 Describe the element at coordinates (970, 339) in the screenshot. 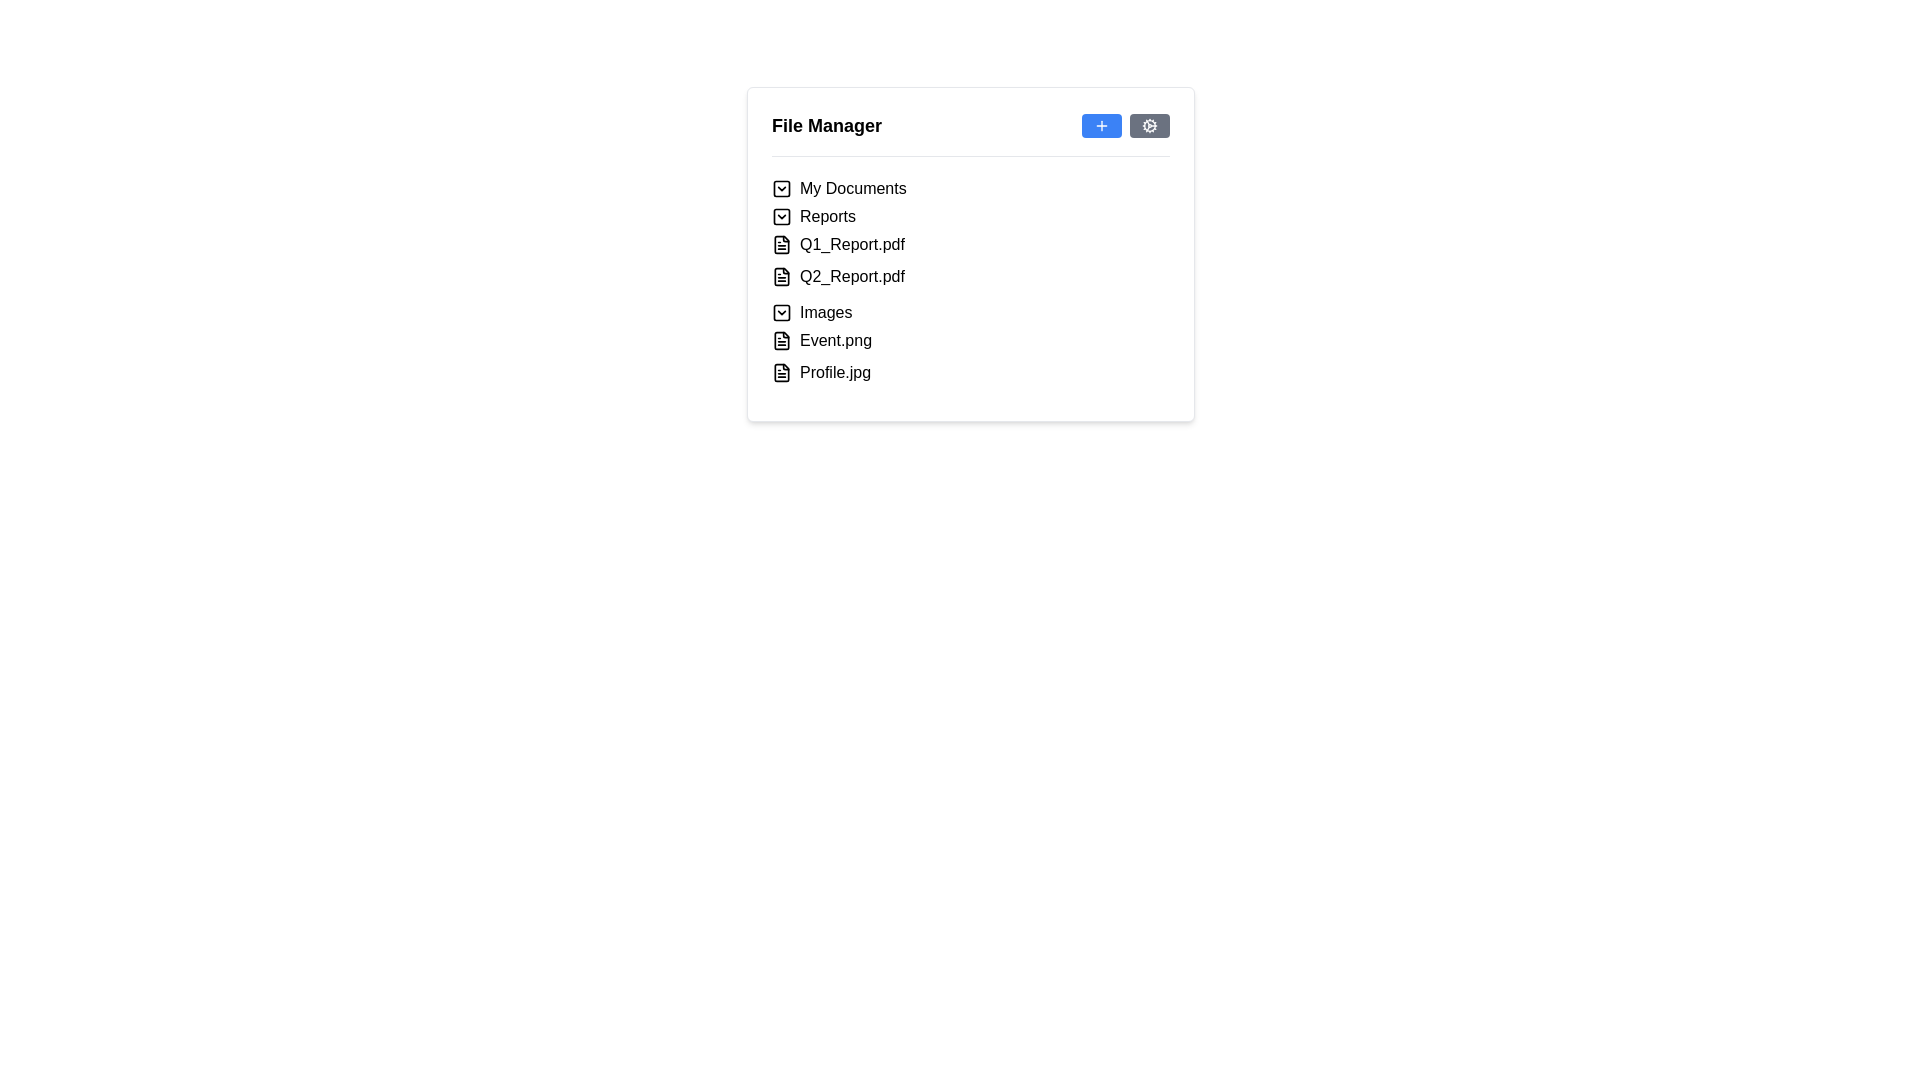

I see `the file entry 'Event.png'` at that location.